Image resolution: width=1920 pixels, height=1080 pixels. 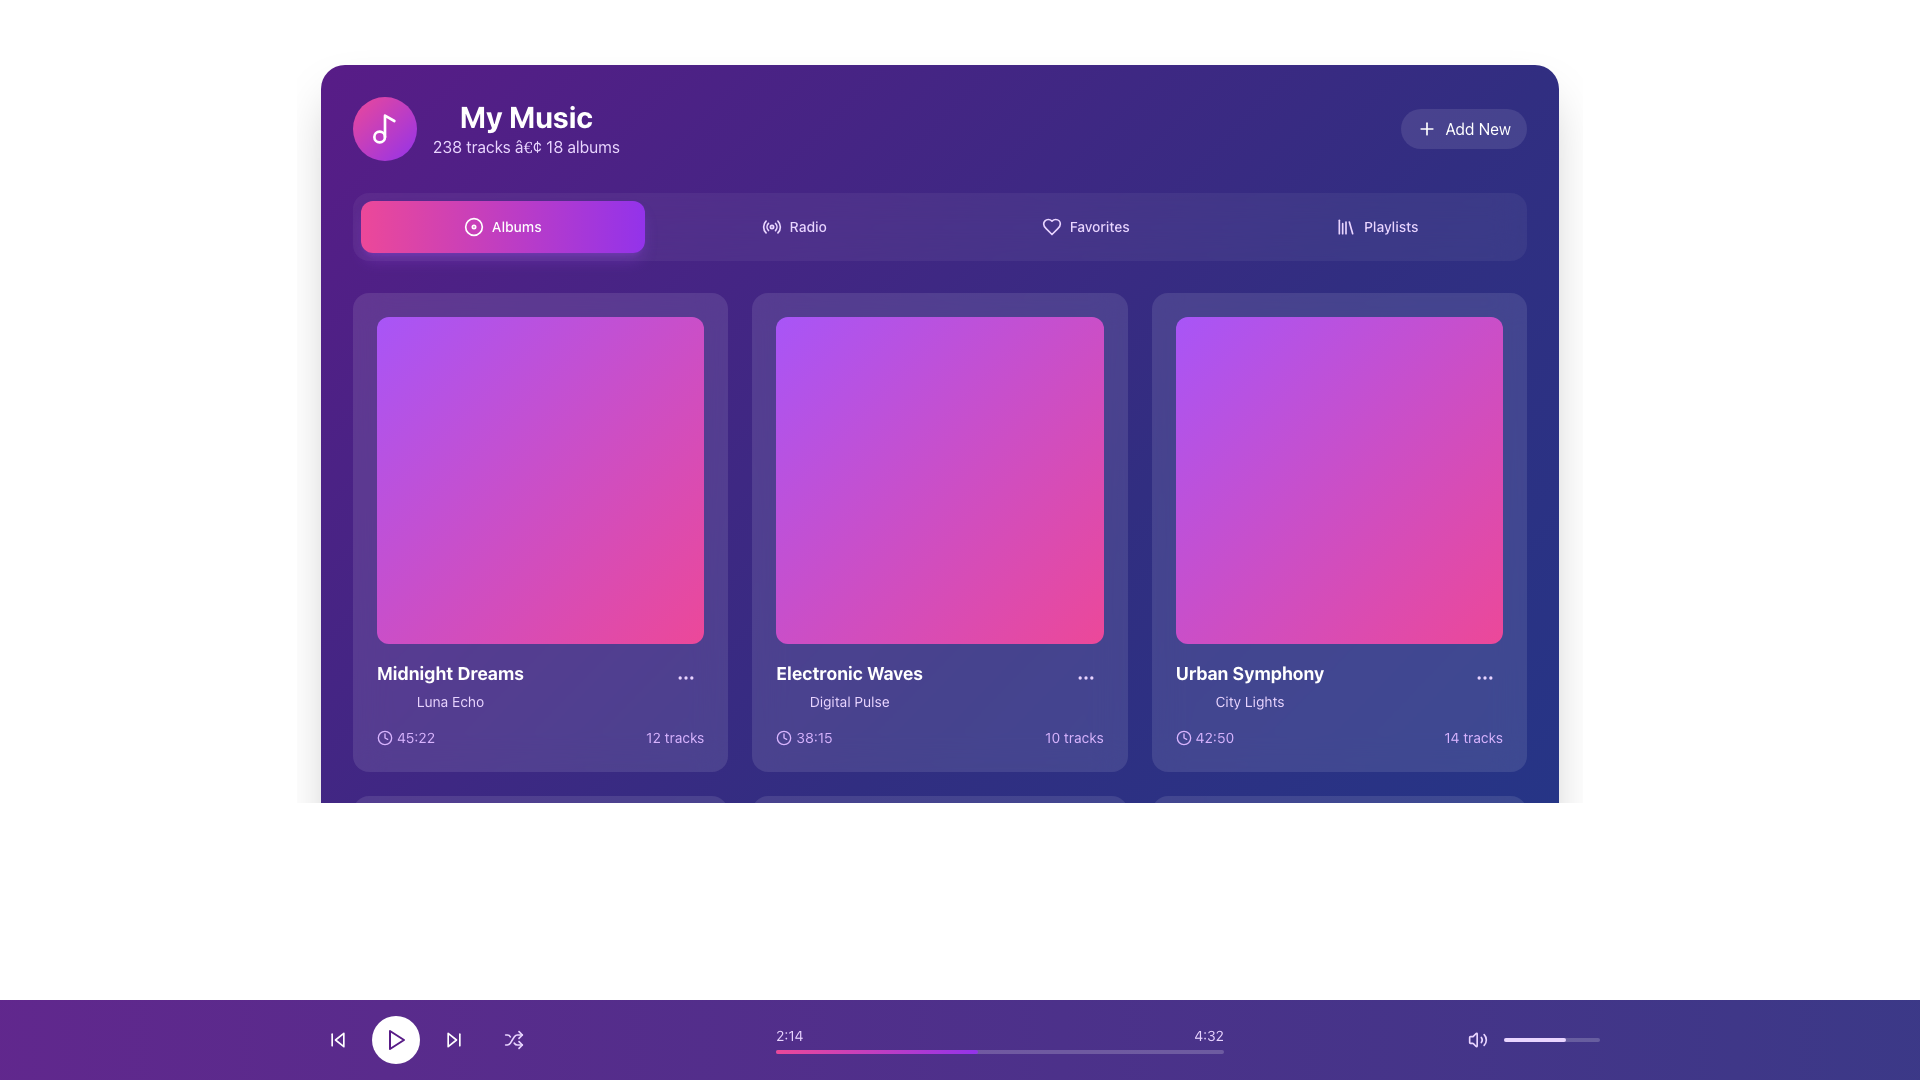 I want to click on the rectangular button labeled 'Radio' with a purple background, so click(x=793, y=226).